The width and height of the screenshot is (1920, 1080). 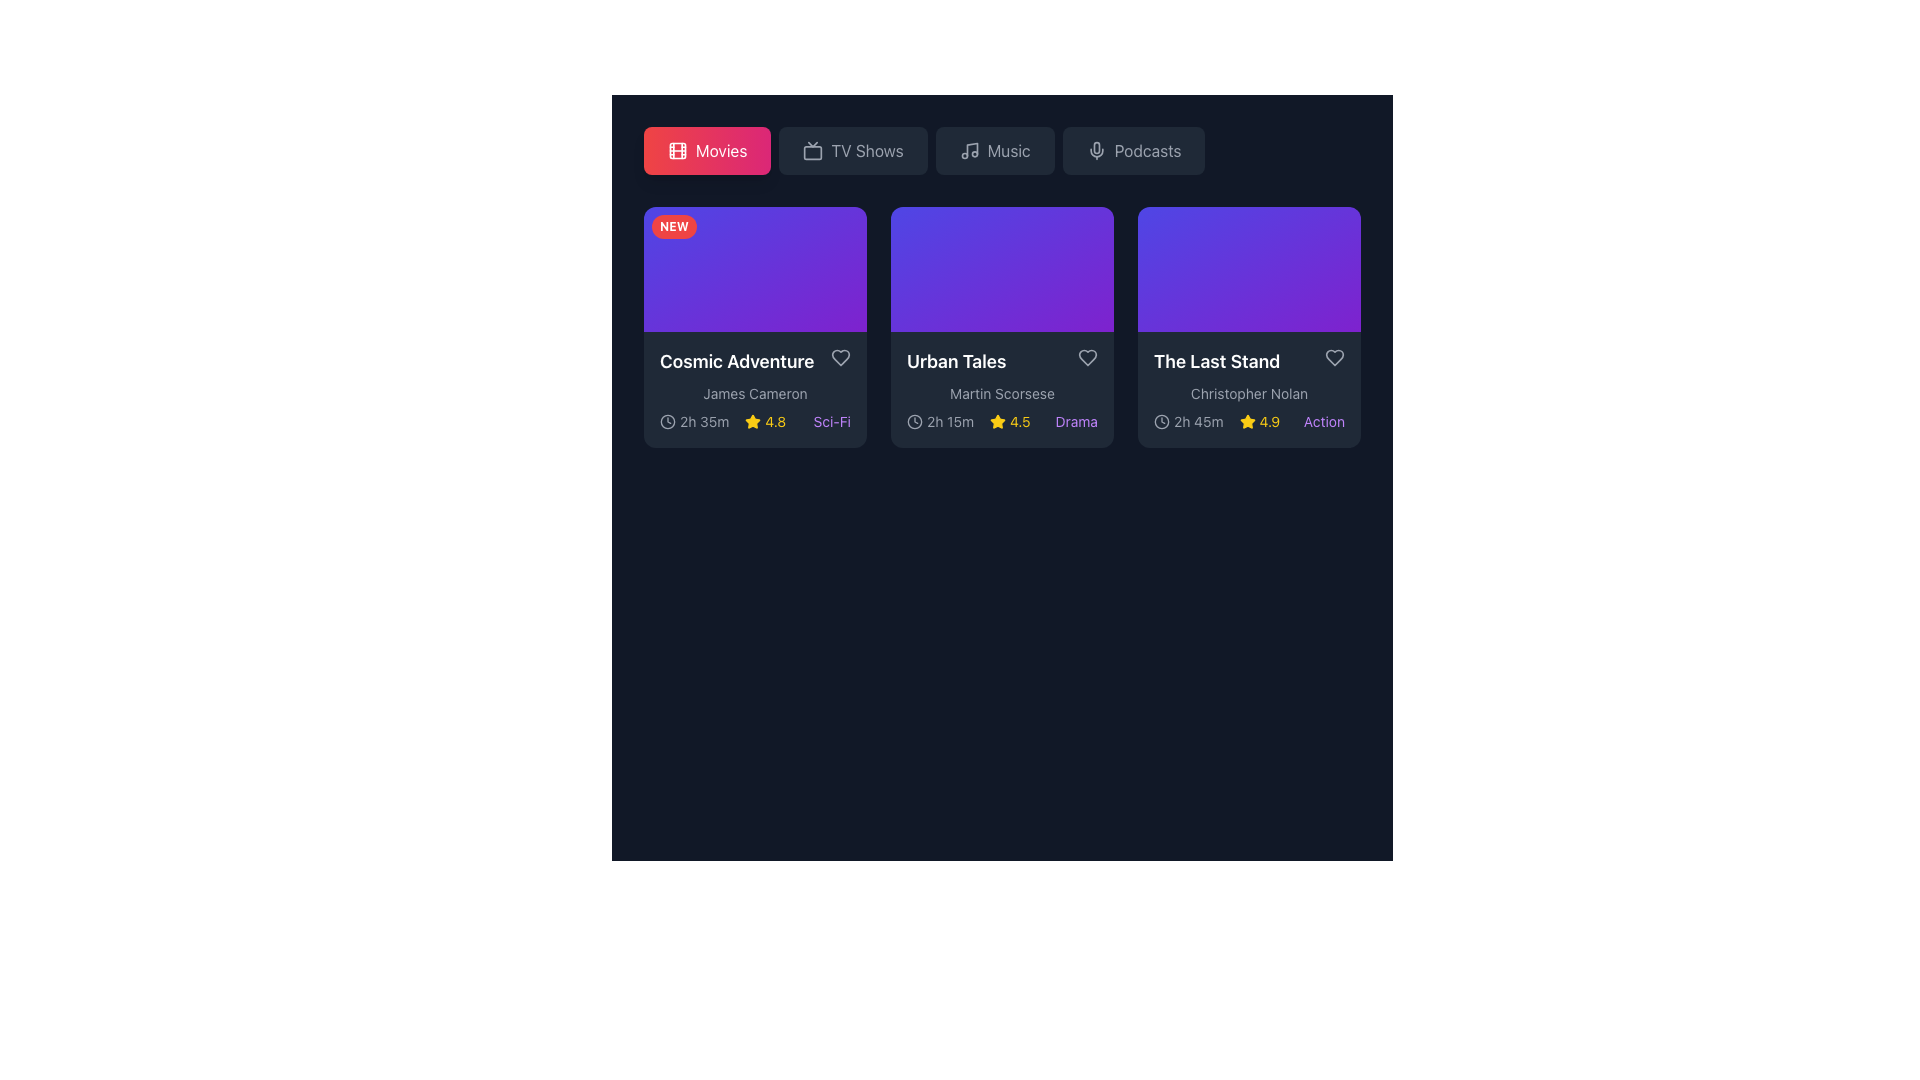 What do you see at coordinates (840, 357) in the screenshot?
I see `the heart-shaped icon button located to the right of the title 'Cosmic Adventure'` at bounding box center [840, 357].